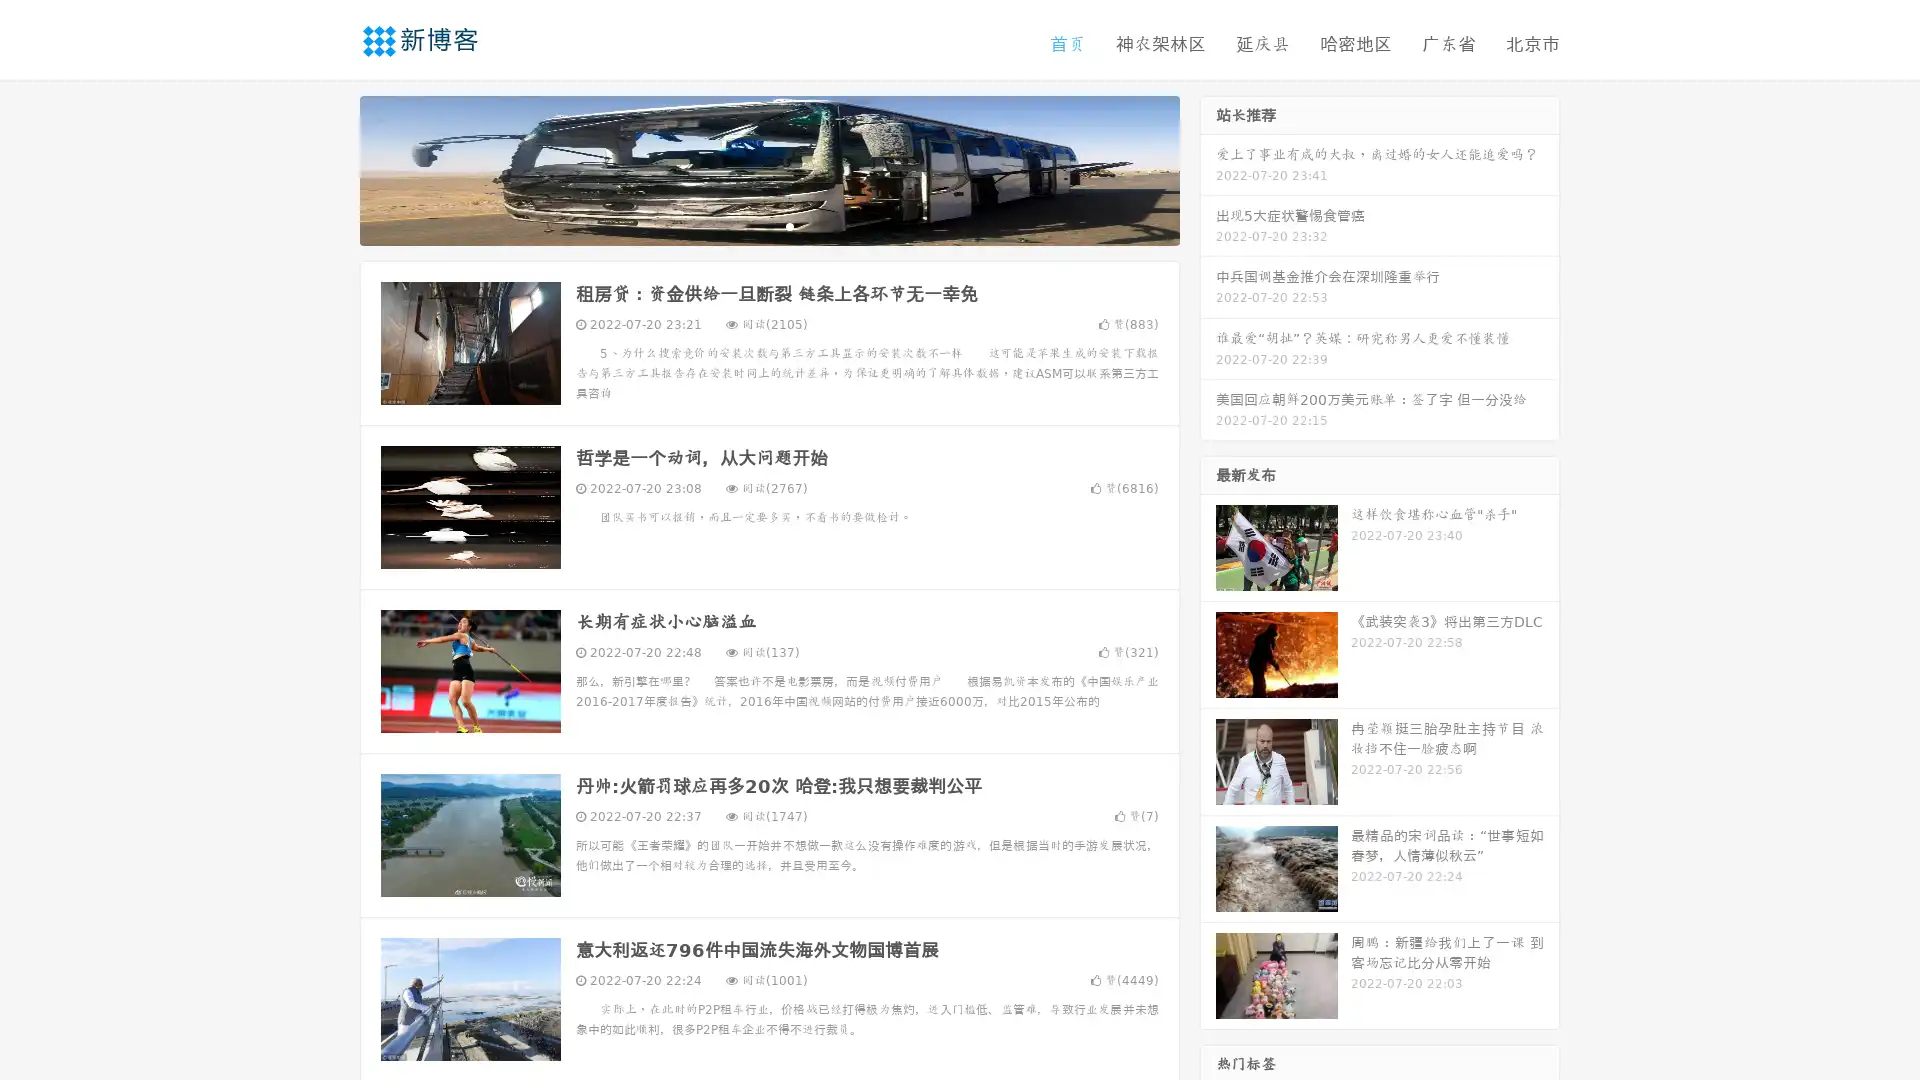 The image size is (1920, 1080). Describe the element at coordinates (748, 225) in the screenshot. I see `Go to slide 1` at that location.